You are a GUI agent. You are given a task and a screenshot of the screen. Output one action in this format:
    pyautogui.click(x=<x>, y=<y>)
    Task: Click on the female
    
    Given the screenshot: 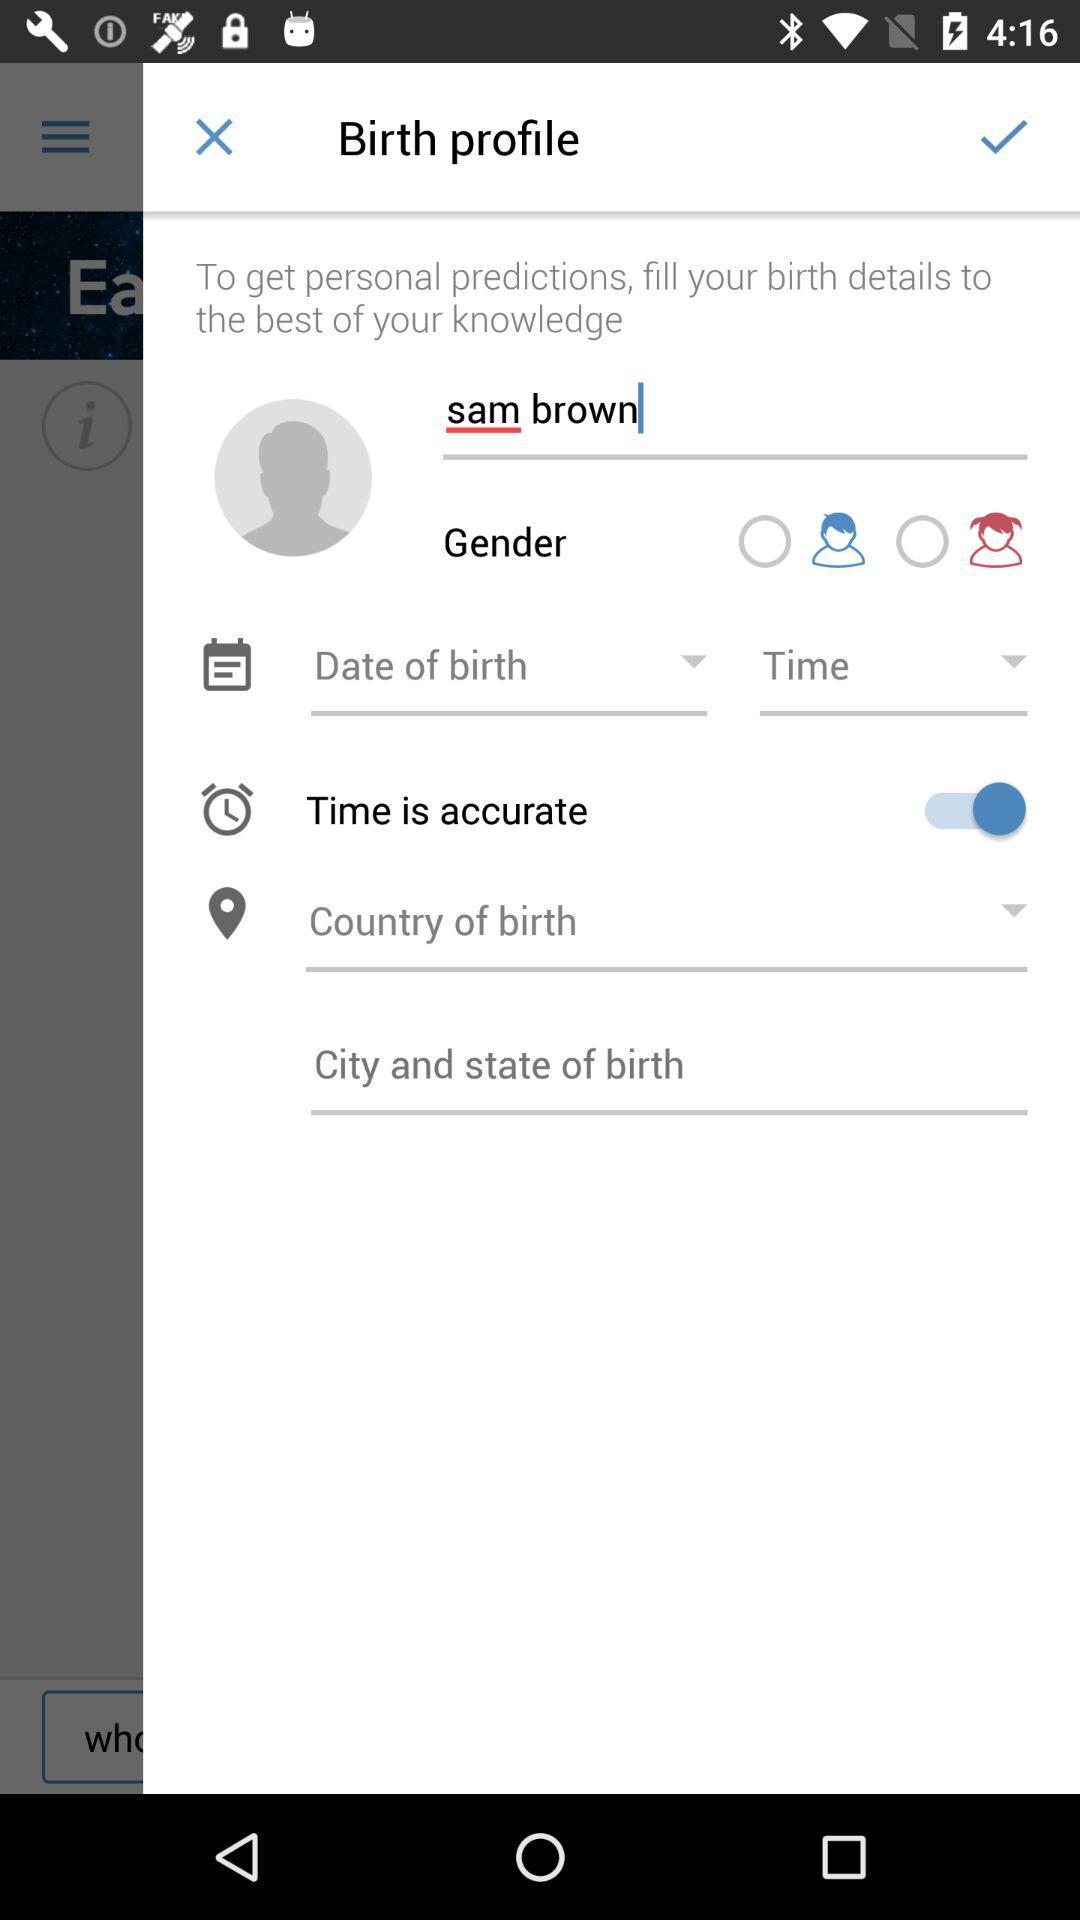 What is the action you would take?
    pyautogui.click(x=922, y=541)
    